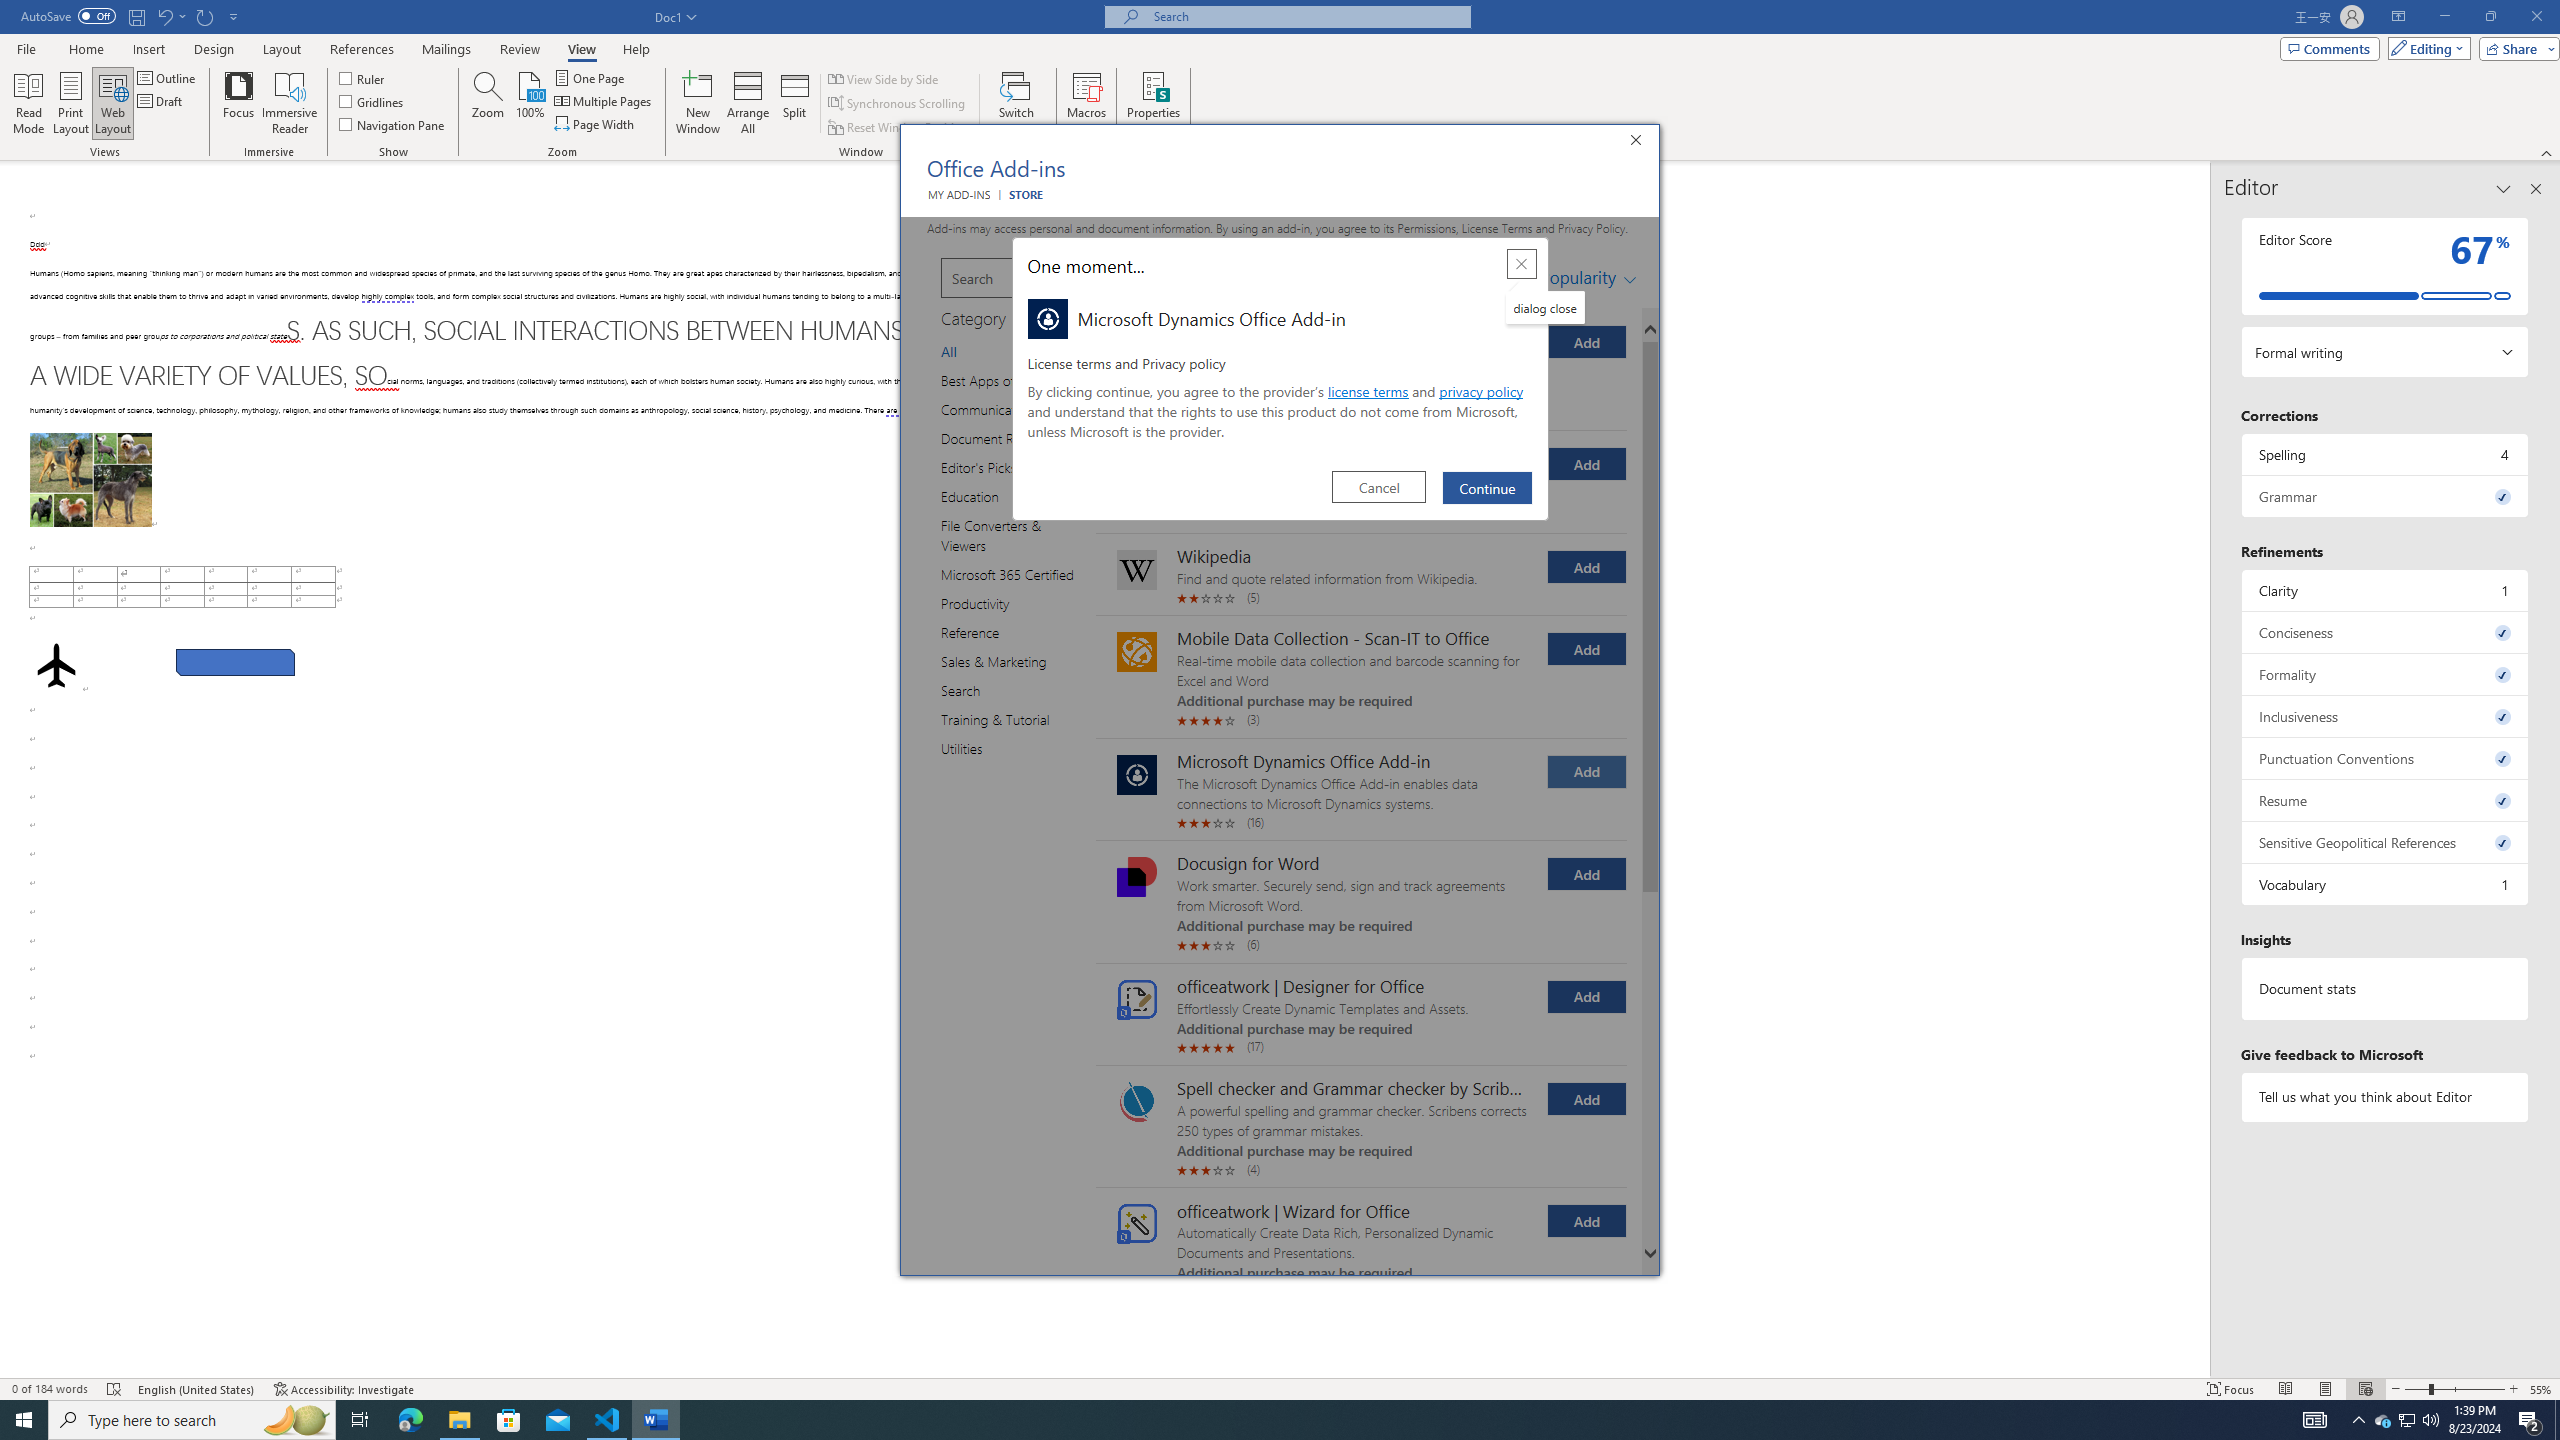  What do you see at coordinates (2384, 988) in the screenshot?
I see `'Document statistics'` at bounding box center [2384, 988].